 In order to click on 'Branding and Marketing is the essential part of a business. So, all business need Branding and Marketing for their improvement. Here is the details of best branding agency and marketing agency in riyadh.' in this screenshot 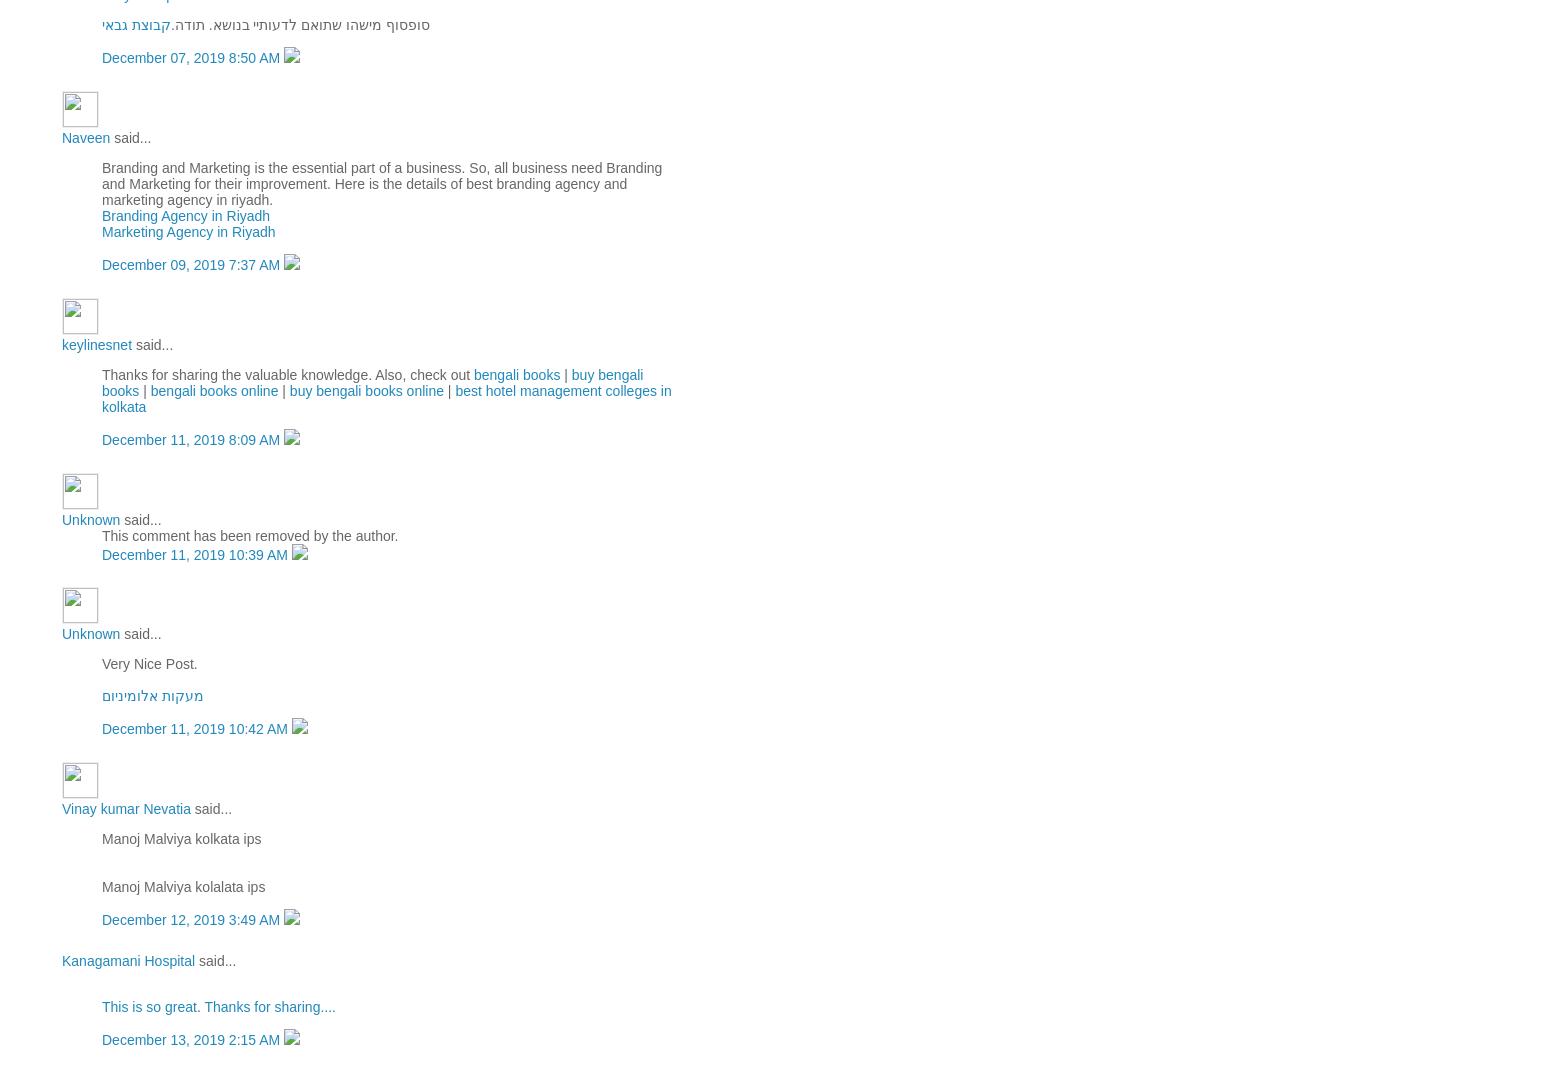, I will do `click(380, 182)`.